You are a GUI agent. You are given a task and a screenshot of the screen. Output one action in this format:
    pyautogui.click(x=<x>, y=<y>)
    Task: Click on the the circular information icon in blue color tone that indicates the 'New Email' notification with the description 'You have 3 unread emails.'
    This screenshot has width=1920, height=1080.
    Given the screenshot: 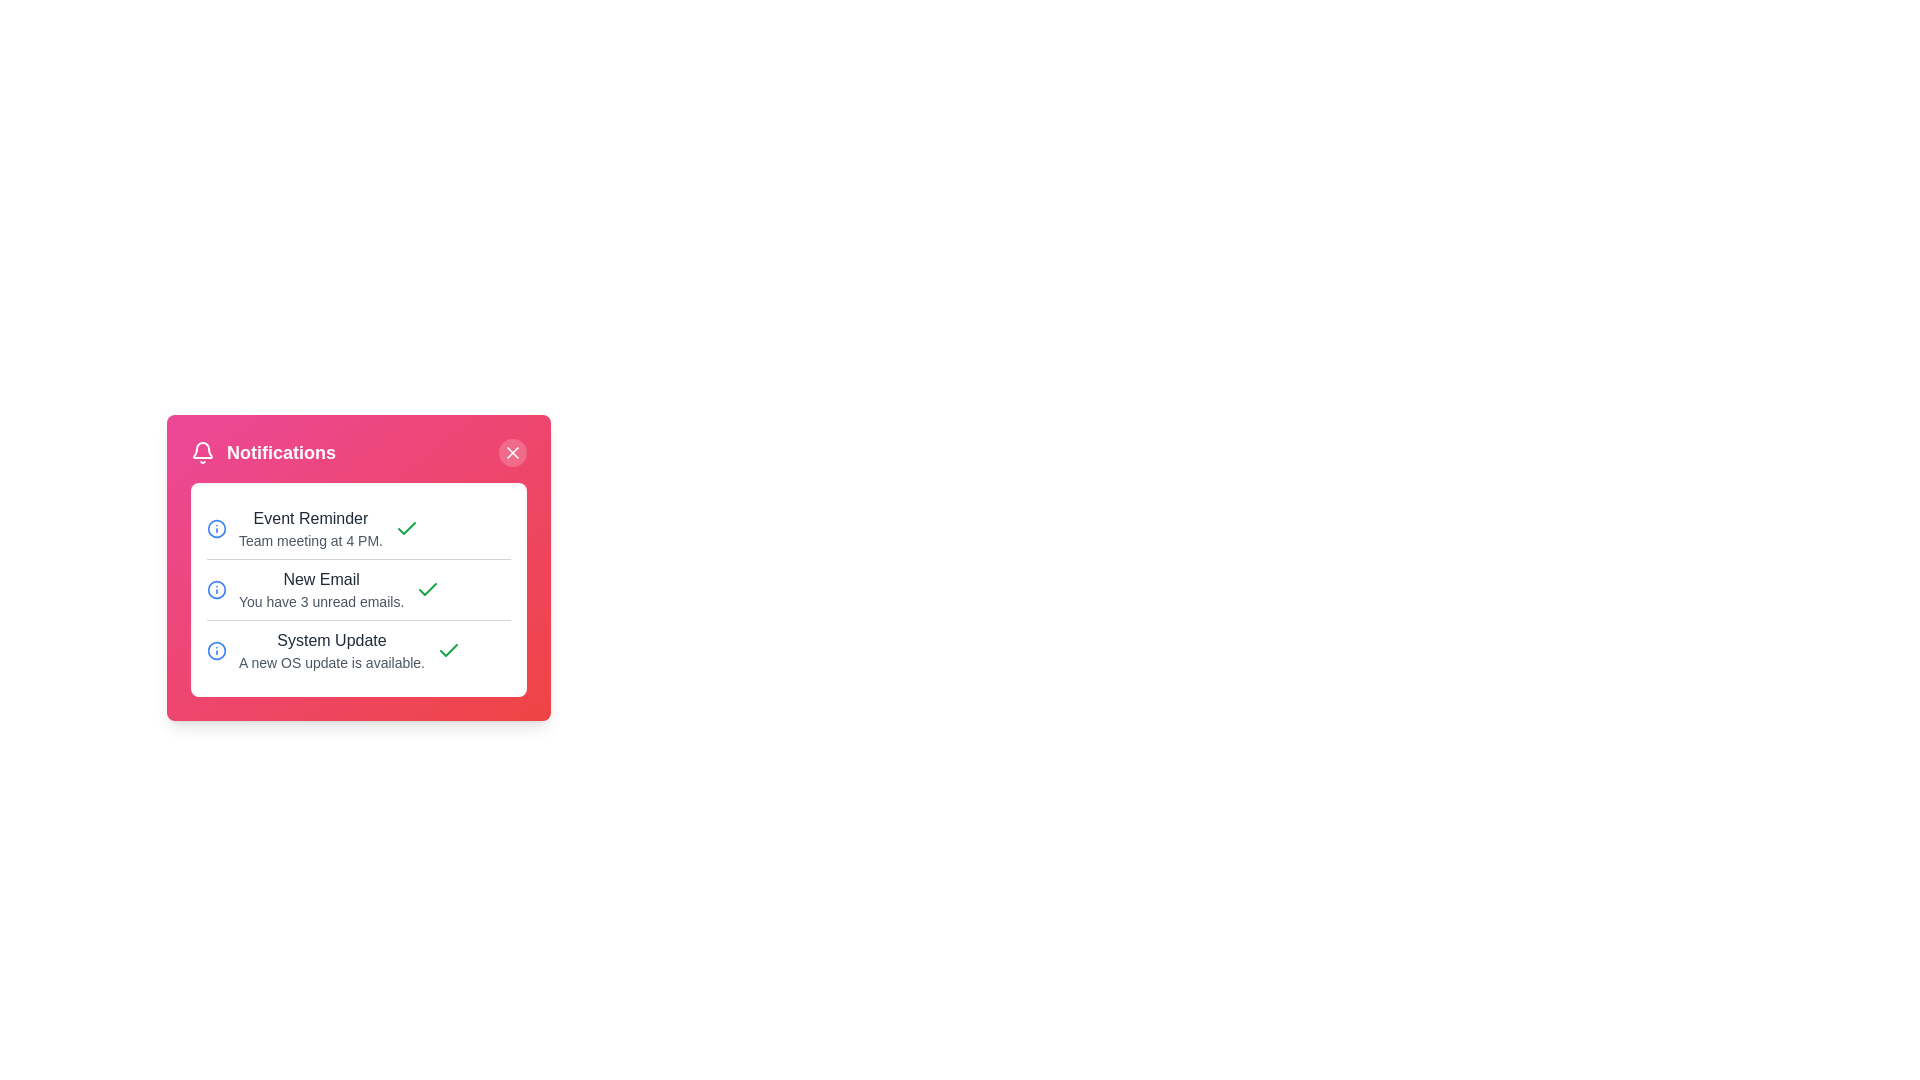 What is the action you would take?
    pyautogui.click(x=216, y=589)
    